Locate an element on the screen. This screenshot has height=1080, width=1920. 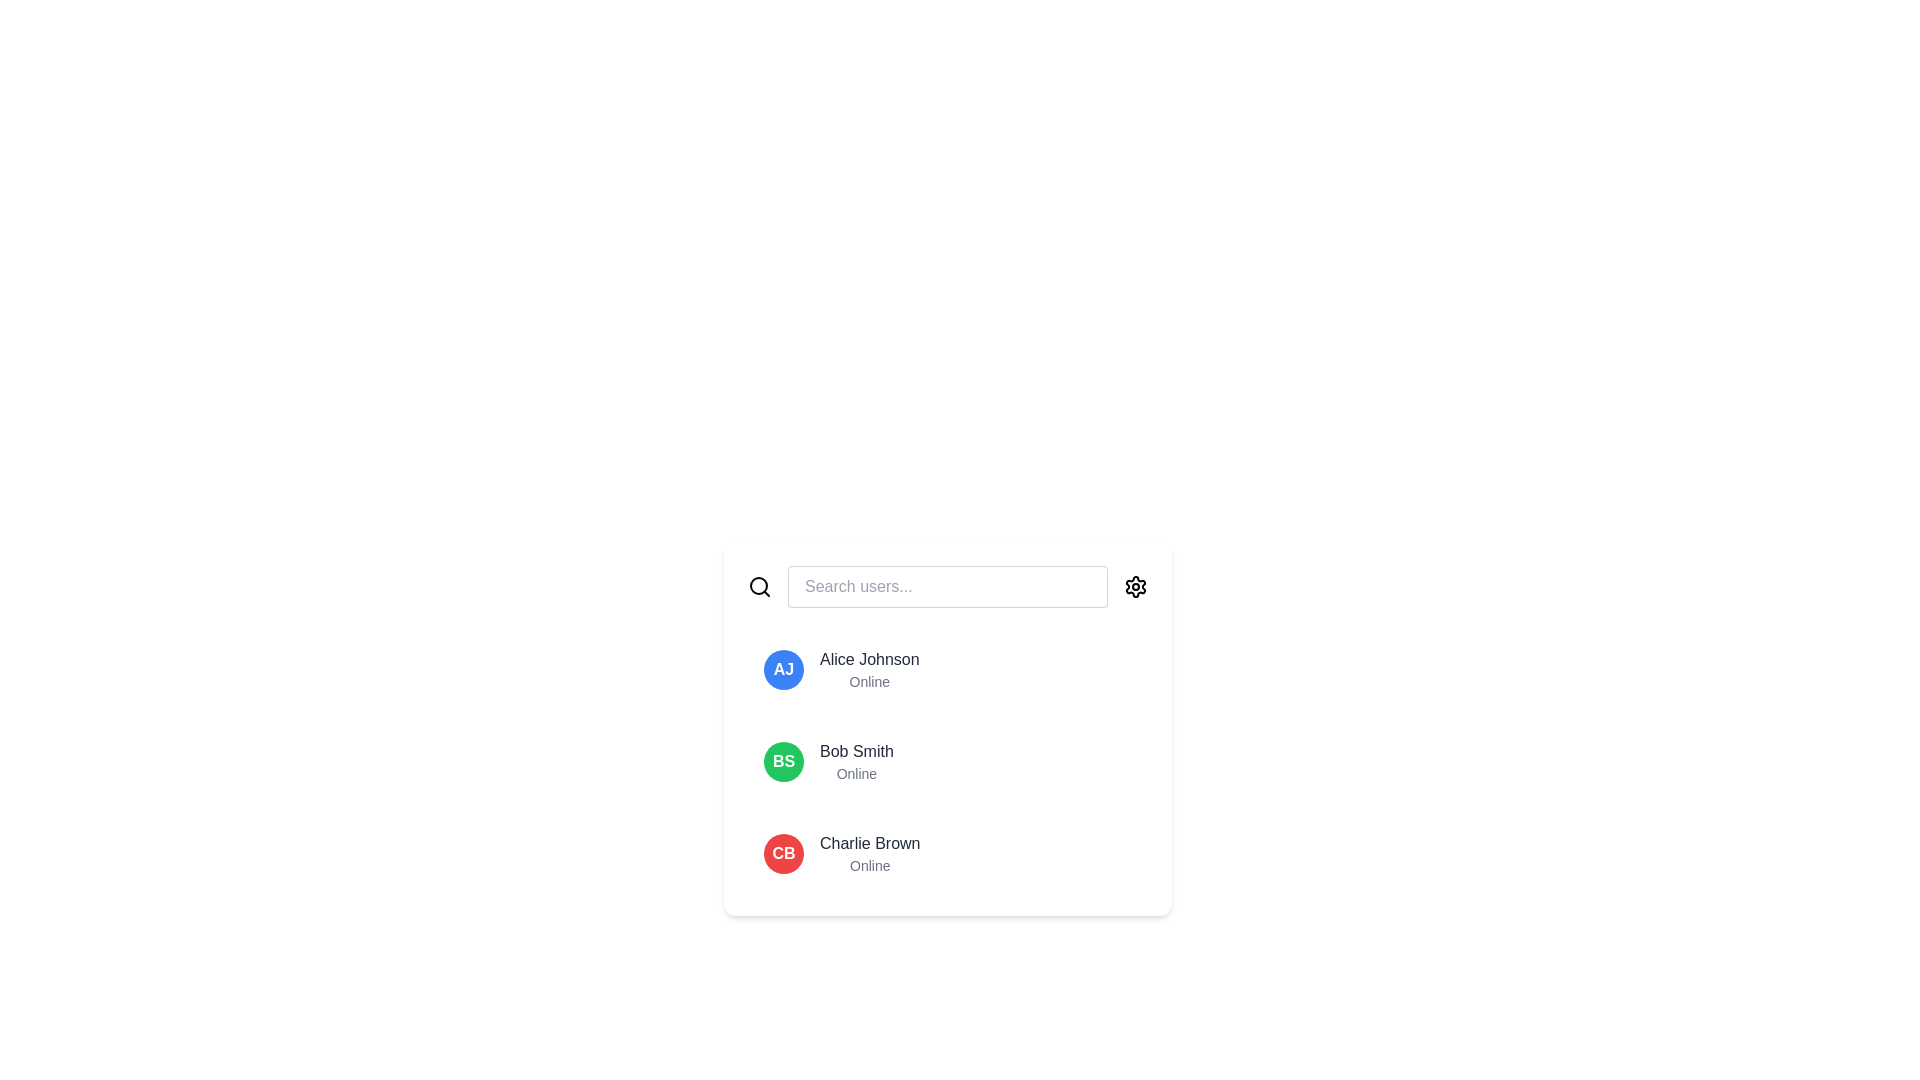
the text label displaying 'Online' in small gray font, which is positioned directly below 'Alice Johnson' in the user list is located at coordinates (869, 681).